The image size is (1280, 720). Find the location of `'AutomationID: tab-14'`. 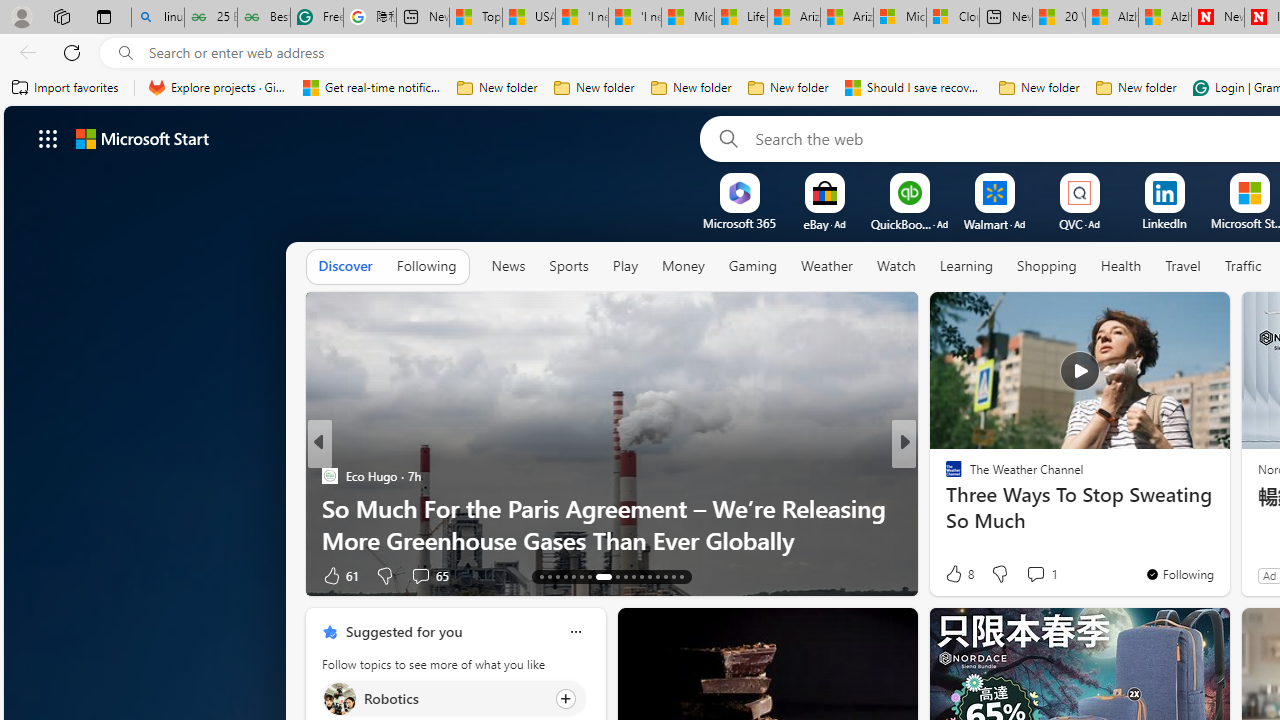

'AutomationID: tab-14' is located at coordinates (549, 577).